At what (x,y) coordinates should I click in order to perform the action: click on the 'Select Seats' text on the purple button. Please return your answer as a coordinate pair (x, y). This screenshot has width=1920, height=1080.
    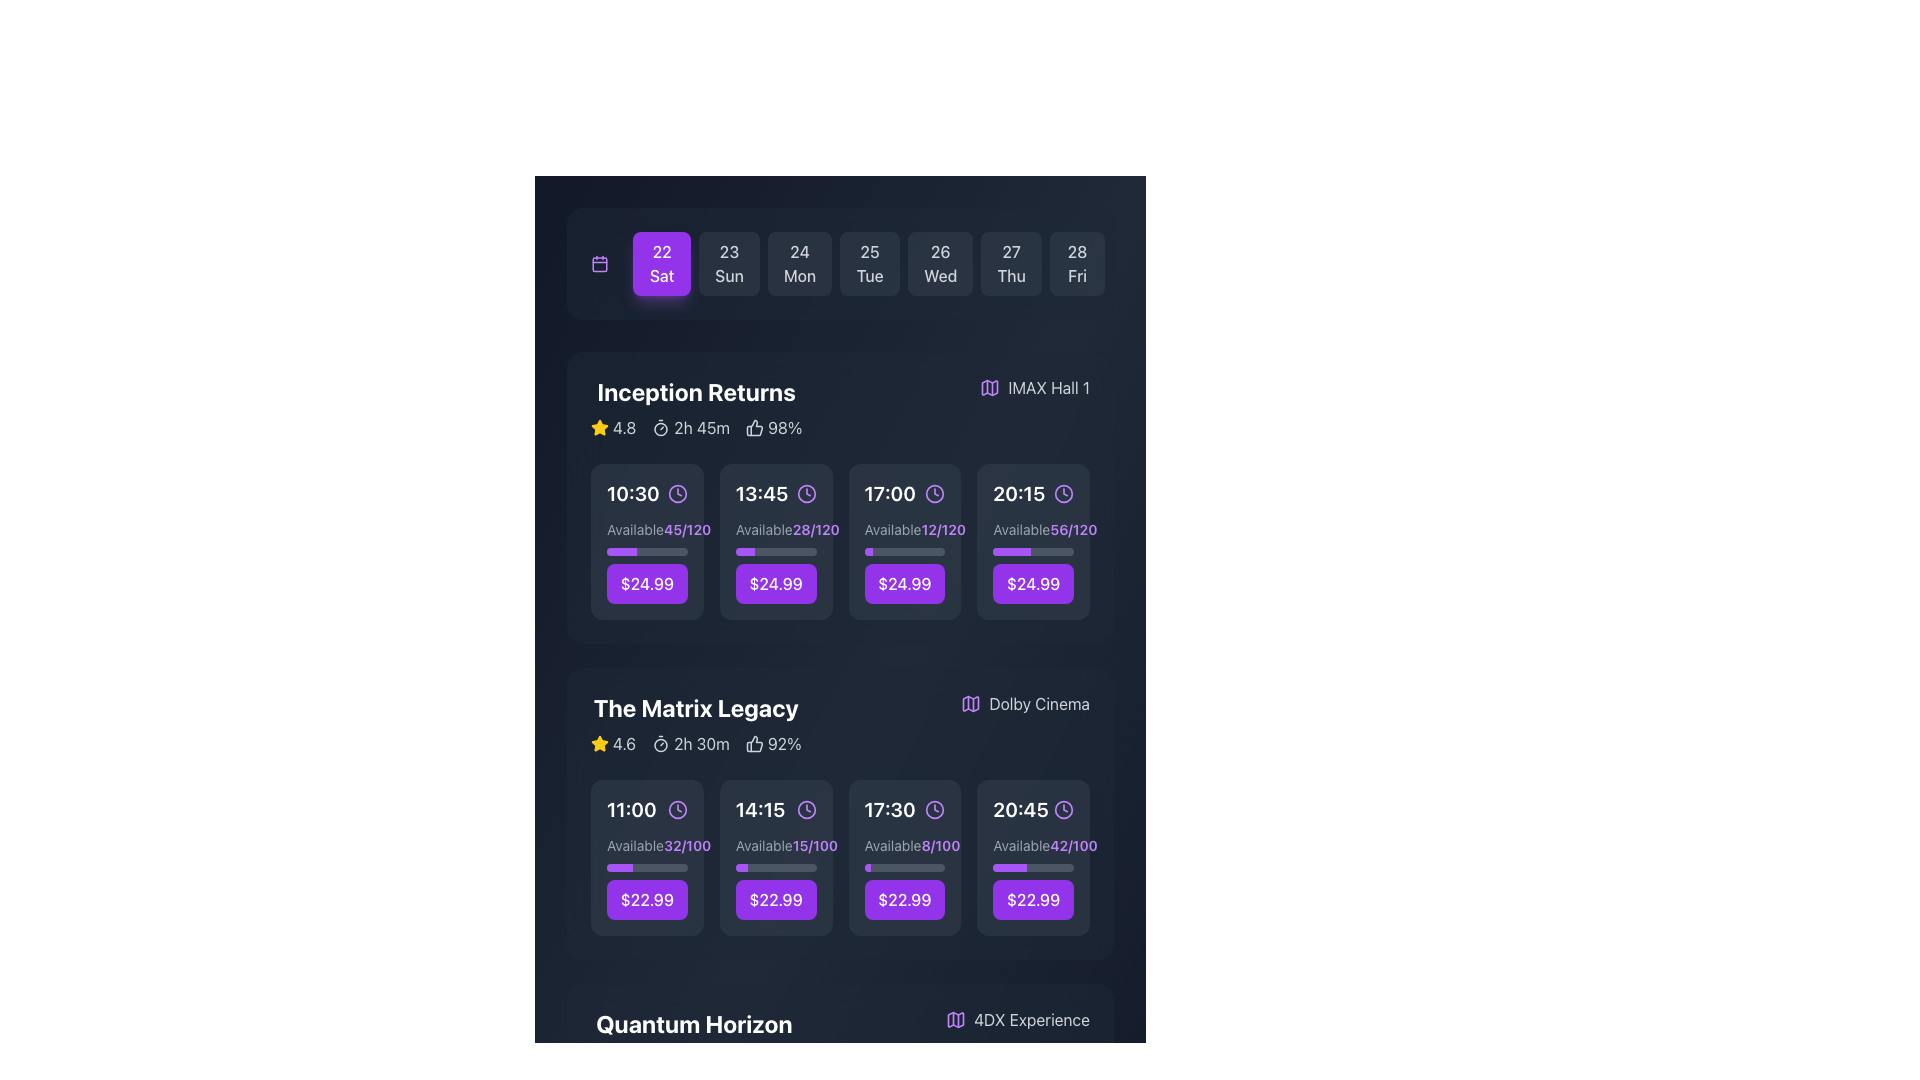
    Looking at the image, I should click on (1042, 856).